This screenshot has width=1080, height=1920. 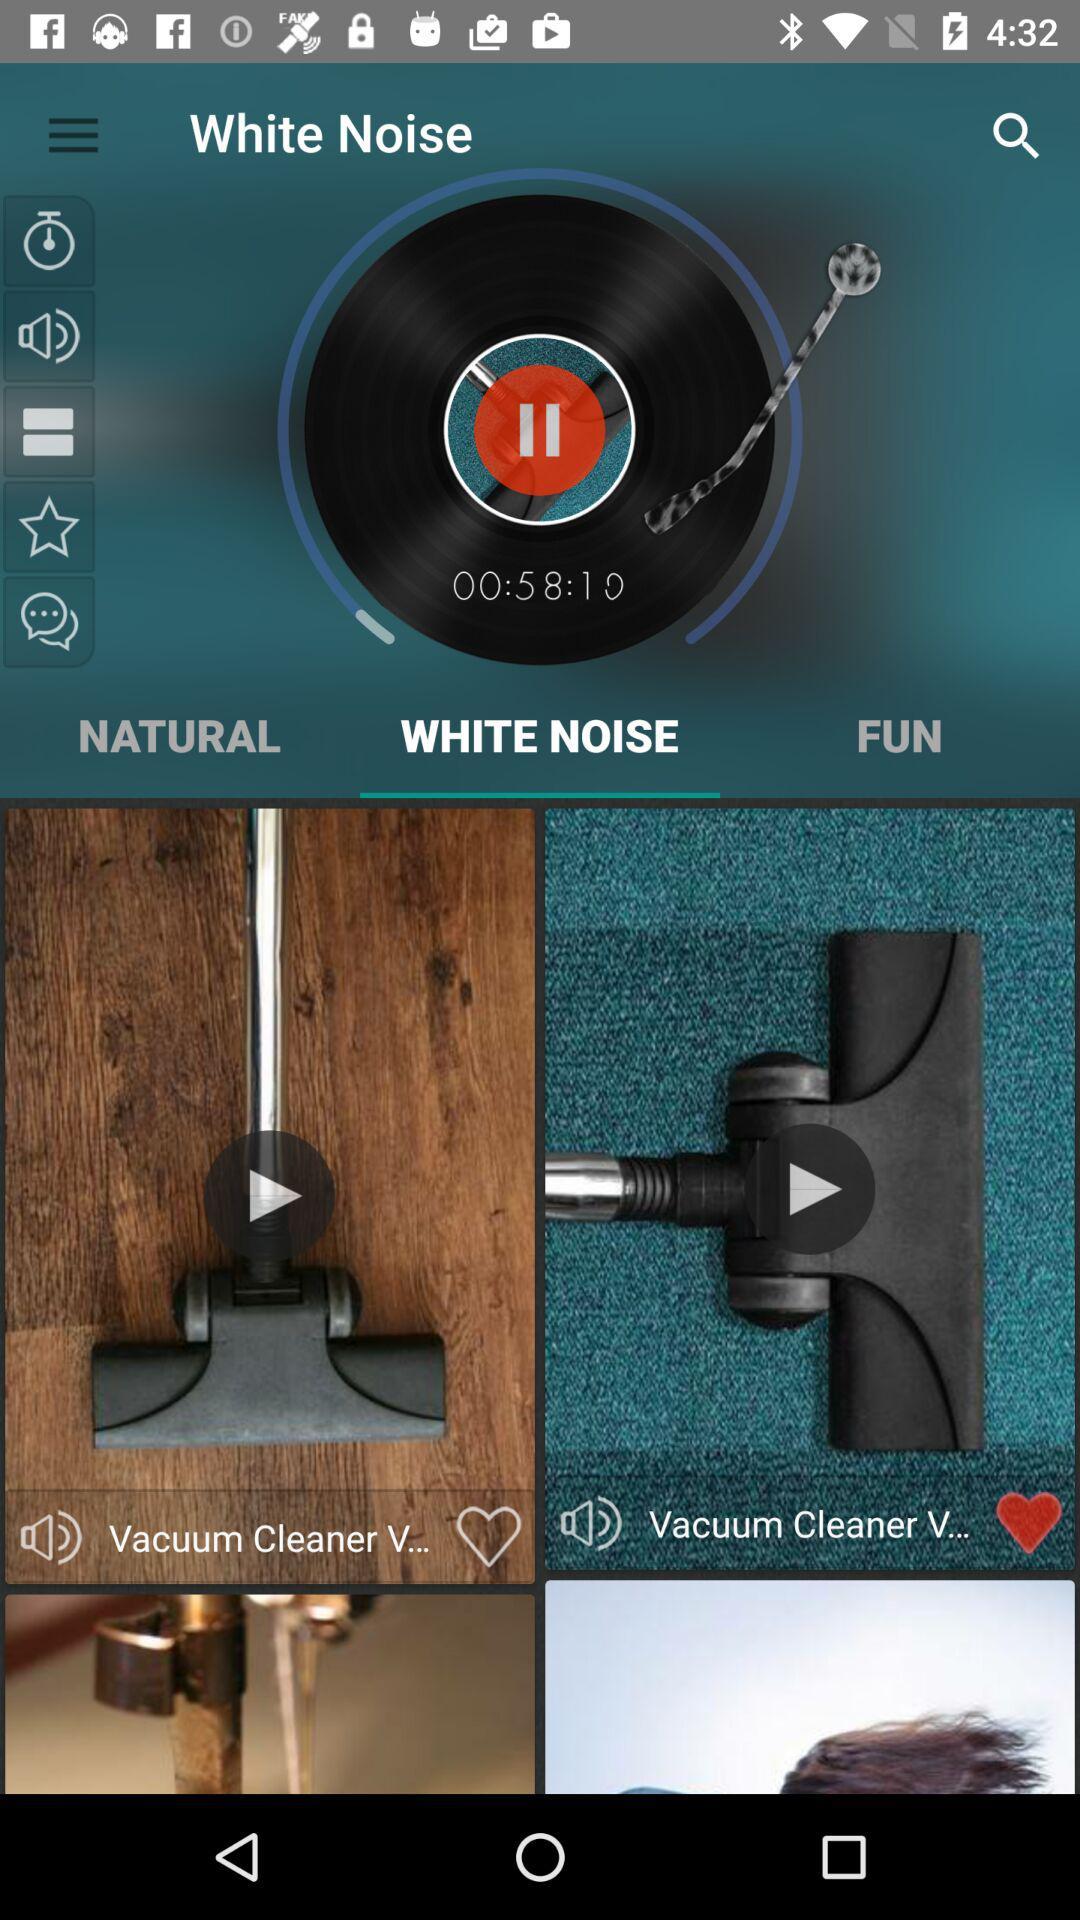 What do you see at coordinates (48, 526) in the screenshot?
I see `to favorites` at bounding box center [48, 526].